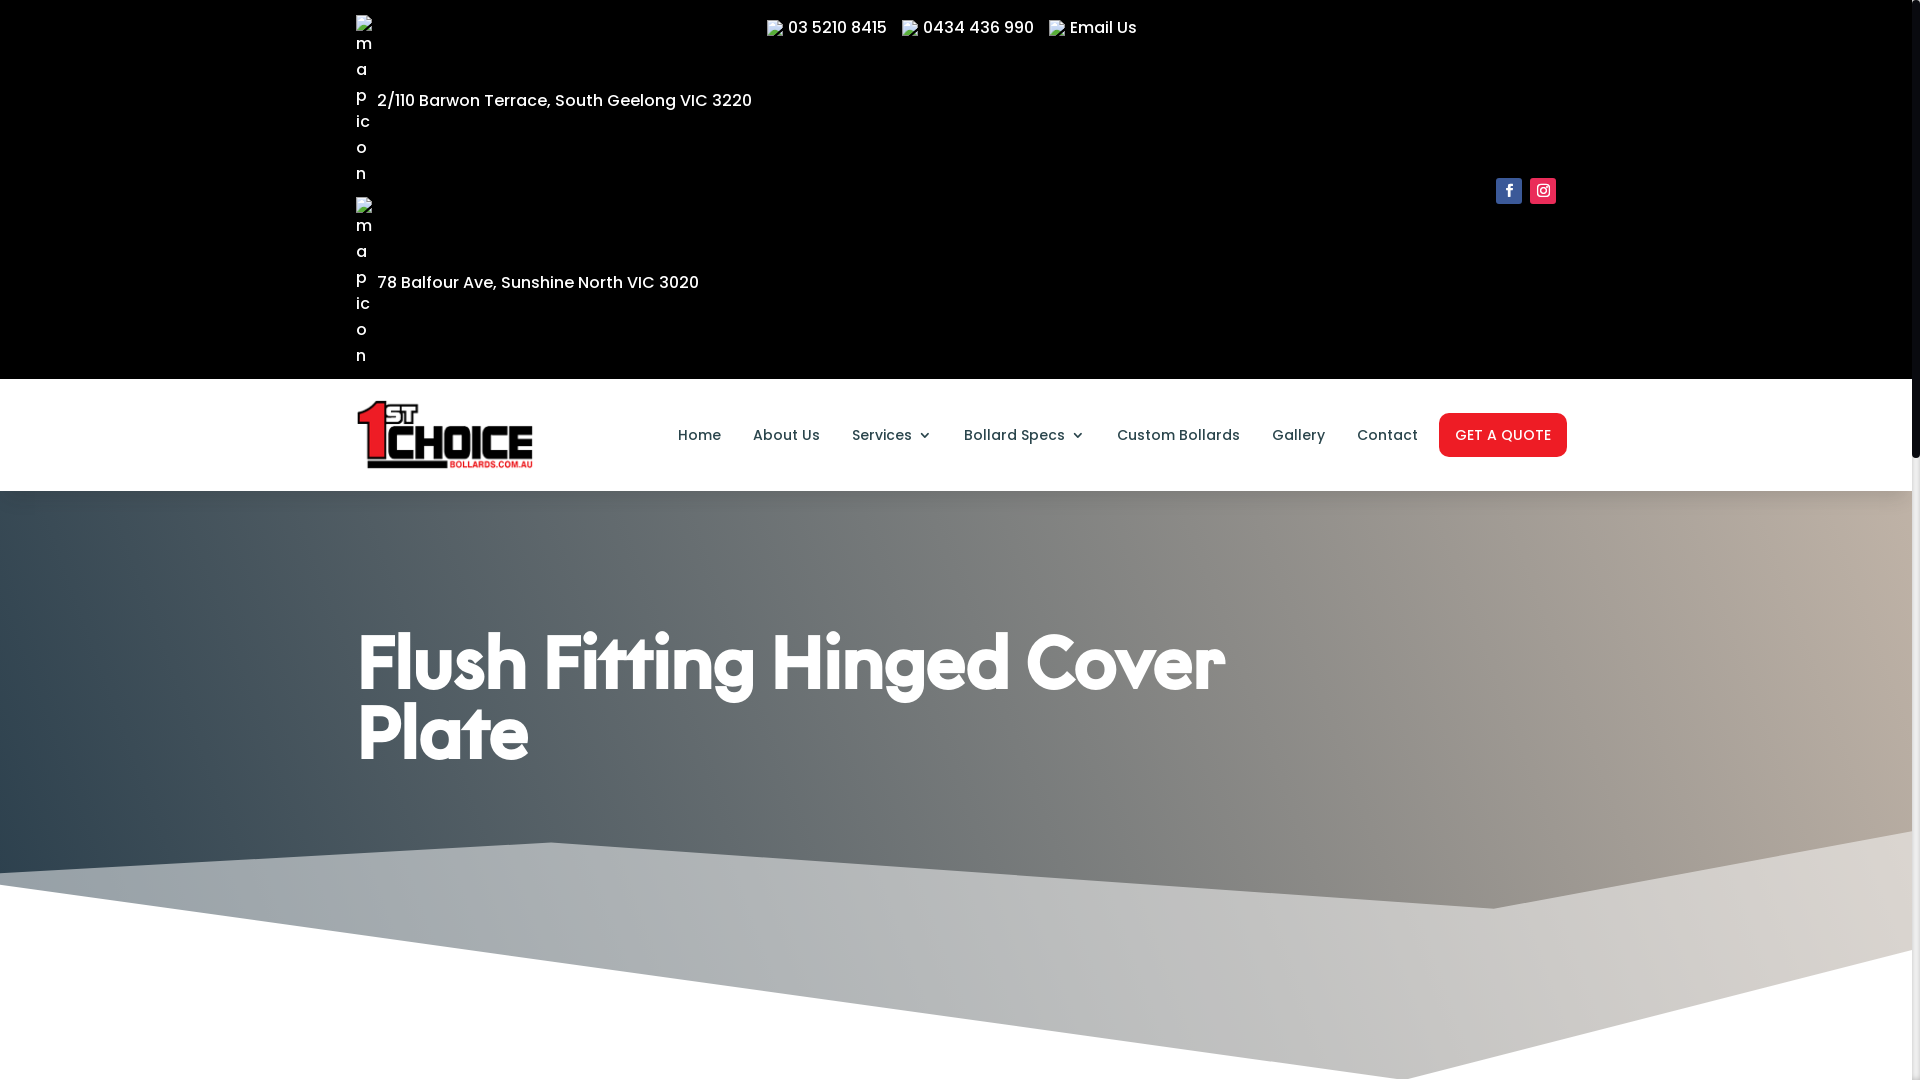  Describe the element at coordinates (1357, 434) in the screenshot. I see `'Contact'` at that location.